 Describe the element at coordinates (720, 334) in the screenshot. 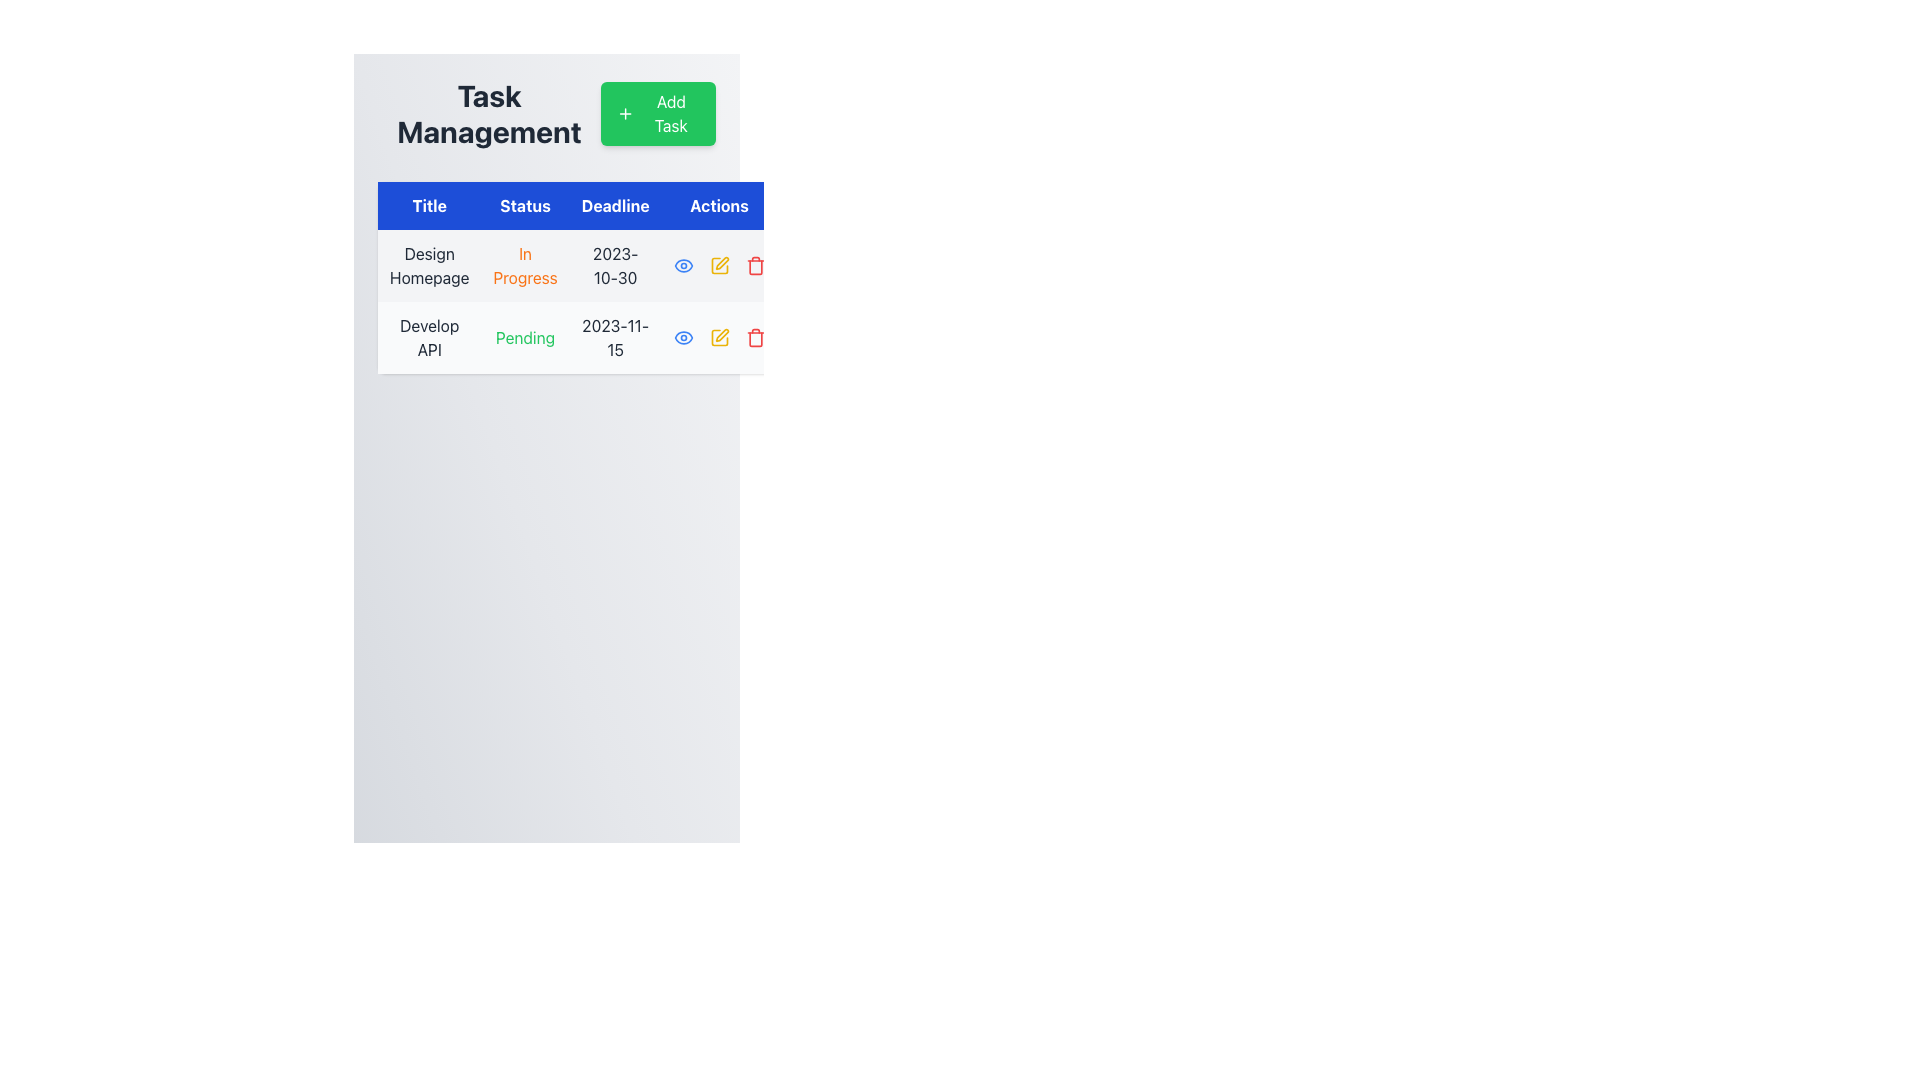

I see `the stylized pen icon located in the second row of the 'Actions' column of the task management table` at that location.